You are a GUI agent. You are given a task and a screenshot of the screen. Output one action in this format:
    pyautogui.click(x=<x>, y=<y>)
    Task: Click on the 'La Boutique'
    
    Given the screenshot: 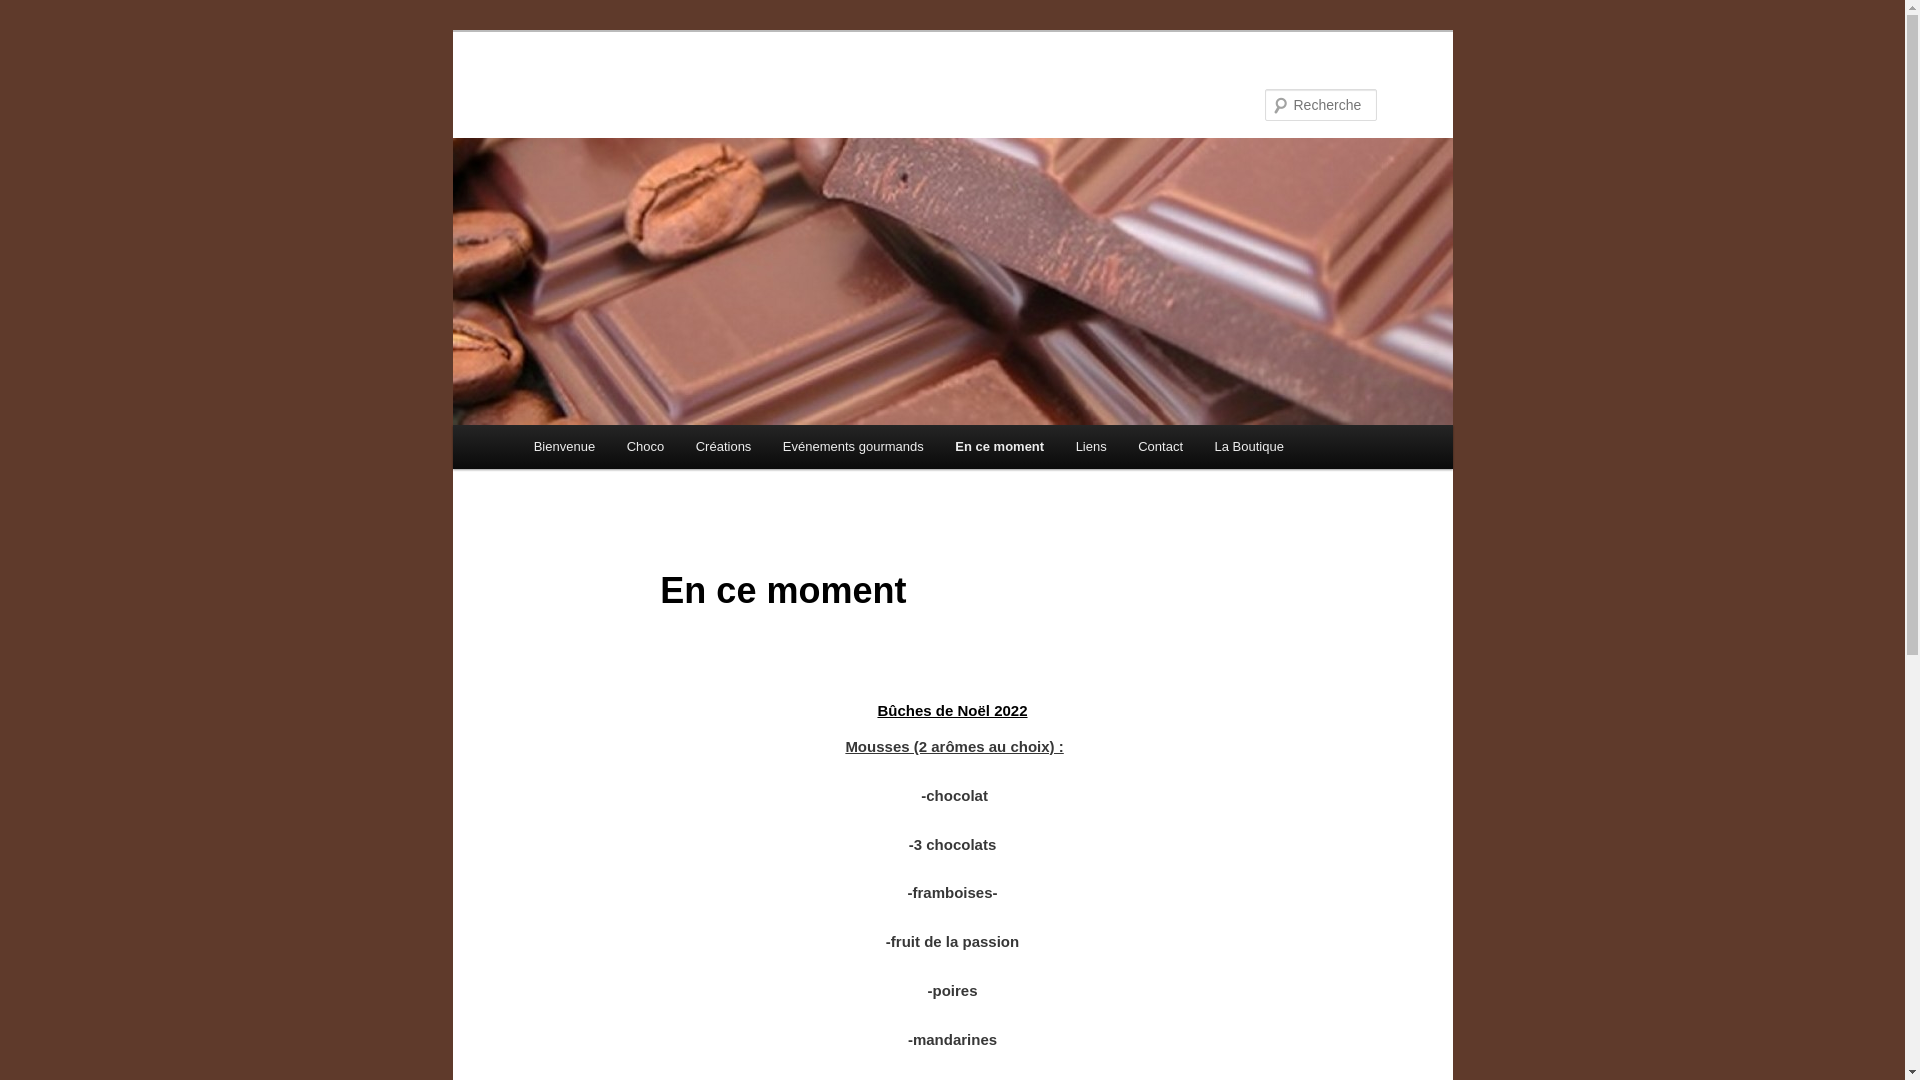 What is the action you would take?
    pyautogui.click(x=1248, y=445)
    